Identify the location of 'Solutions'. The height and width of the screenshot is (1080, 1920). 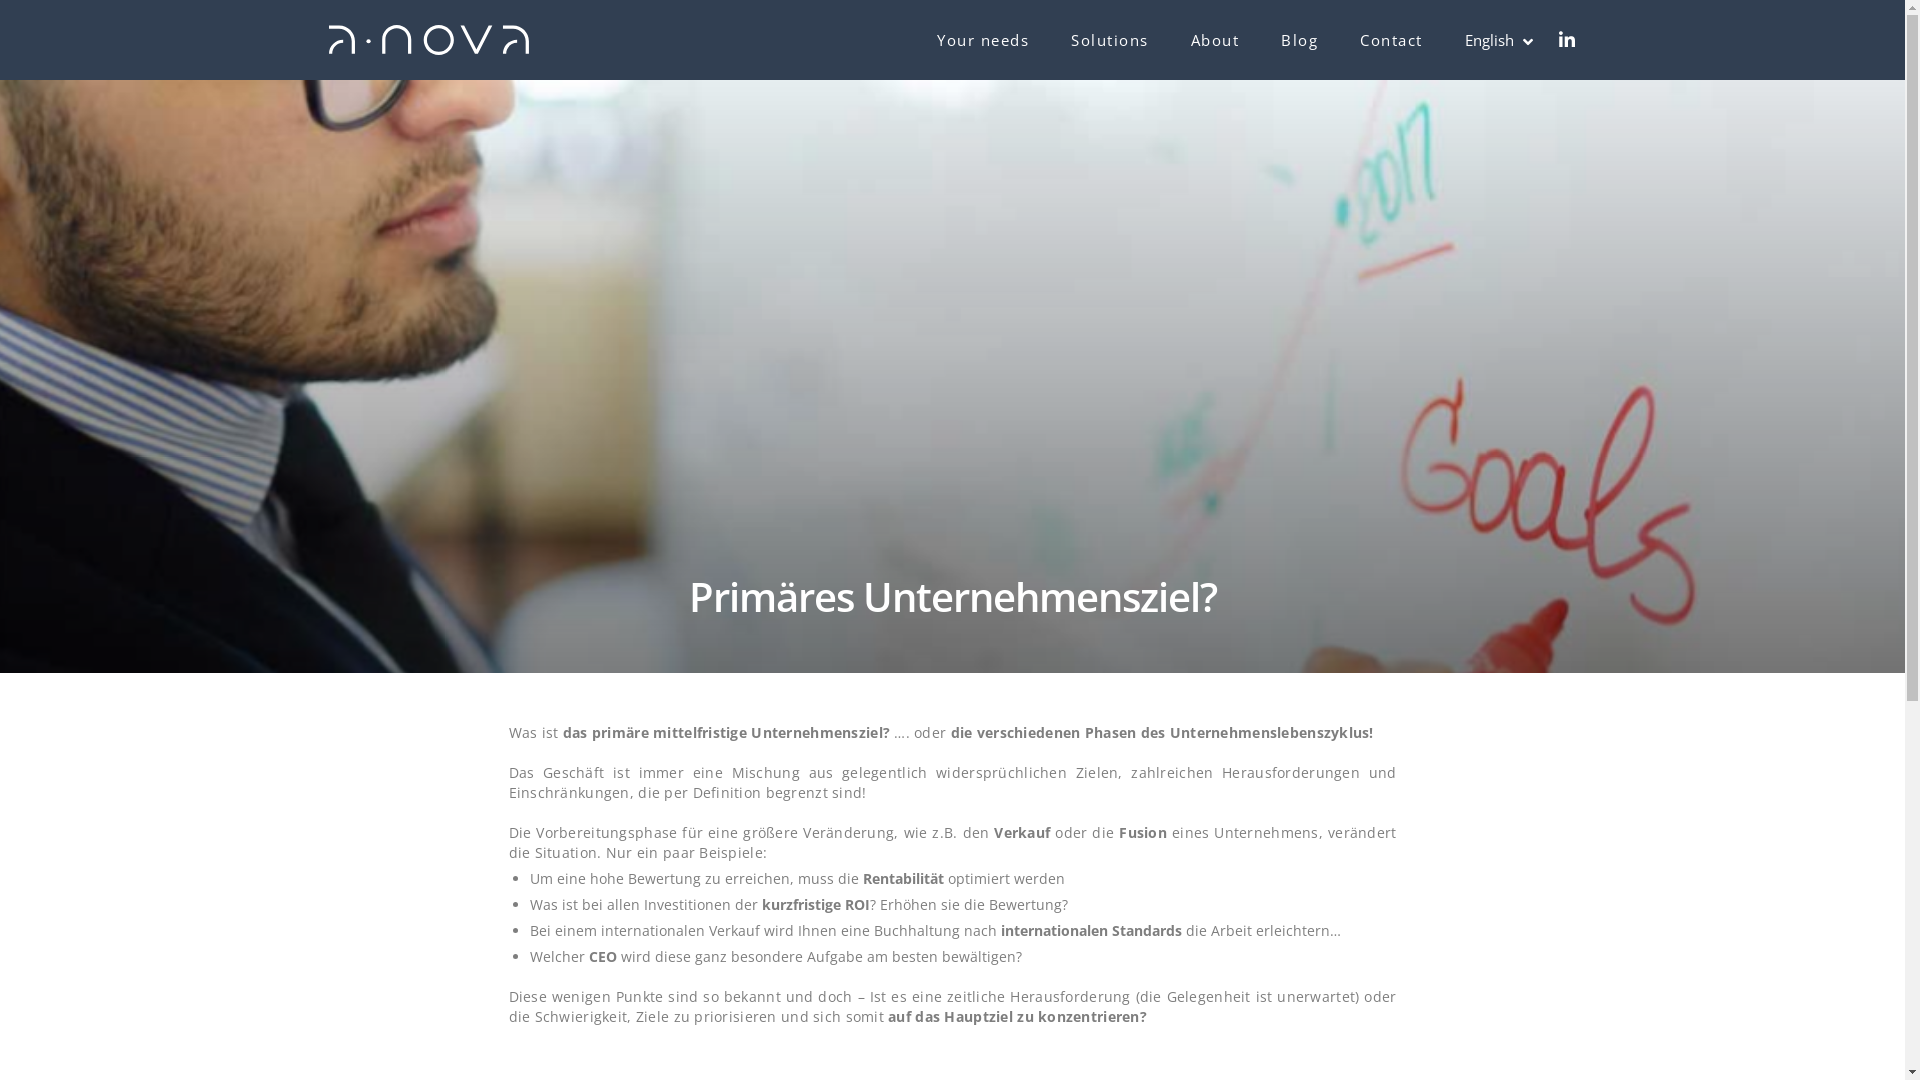
(680, 753).